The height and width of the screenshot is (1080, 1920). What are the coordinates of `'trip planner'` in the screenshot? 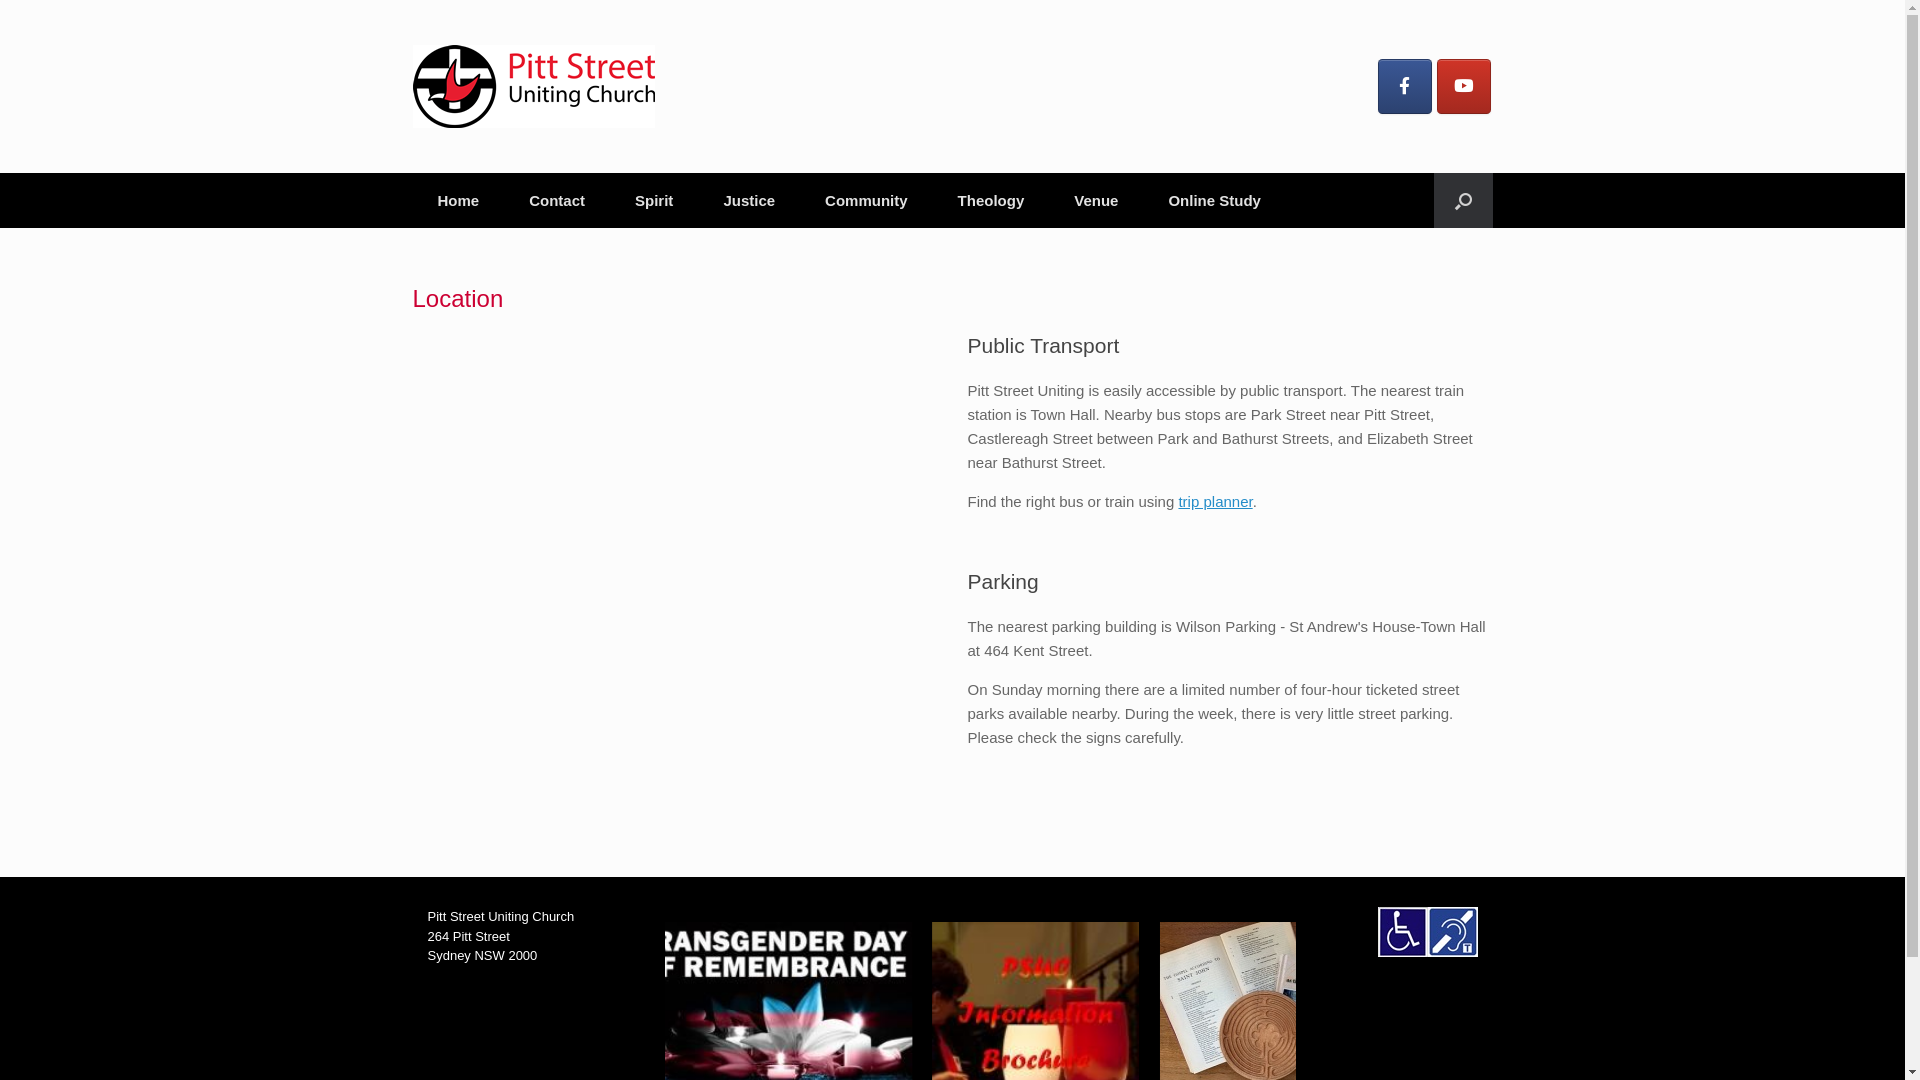 It's located at (1213, 500).